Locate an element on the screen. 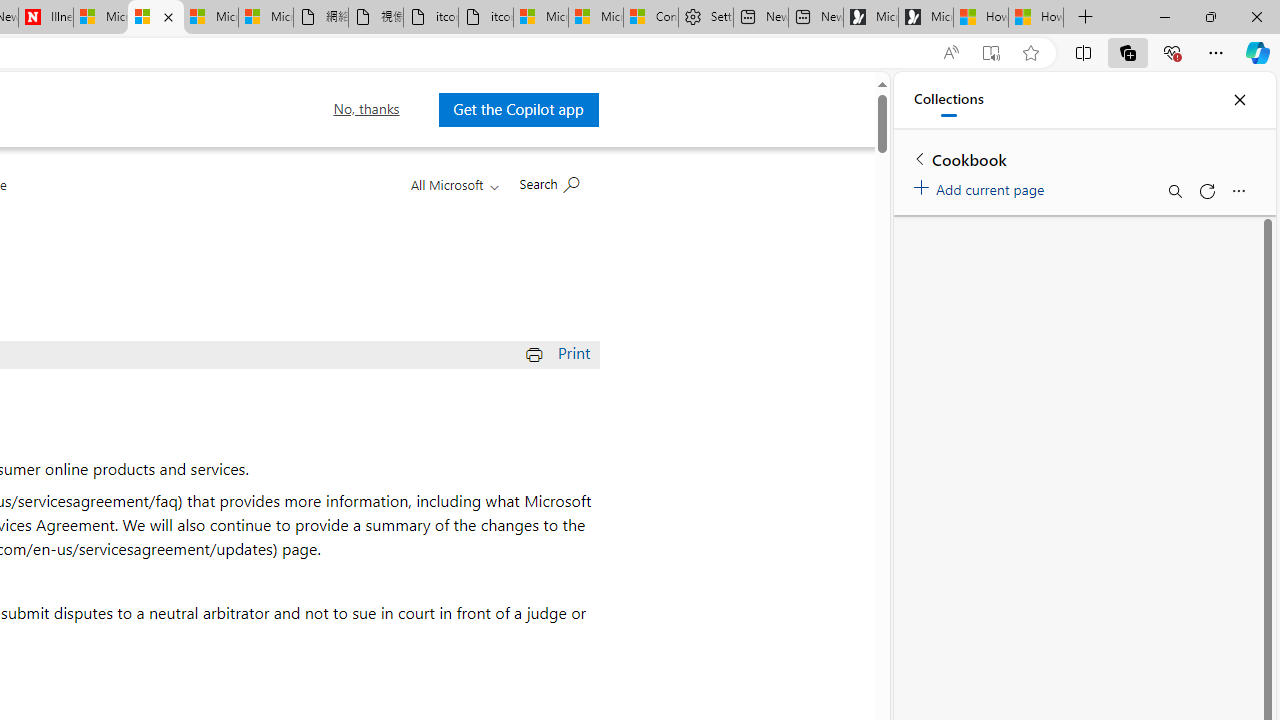 The height and width of the screenshot is (720, 1280). 'Microsoft account | Privacy' is located at coordinates (595, 17).